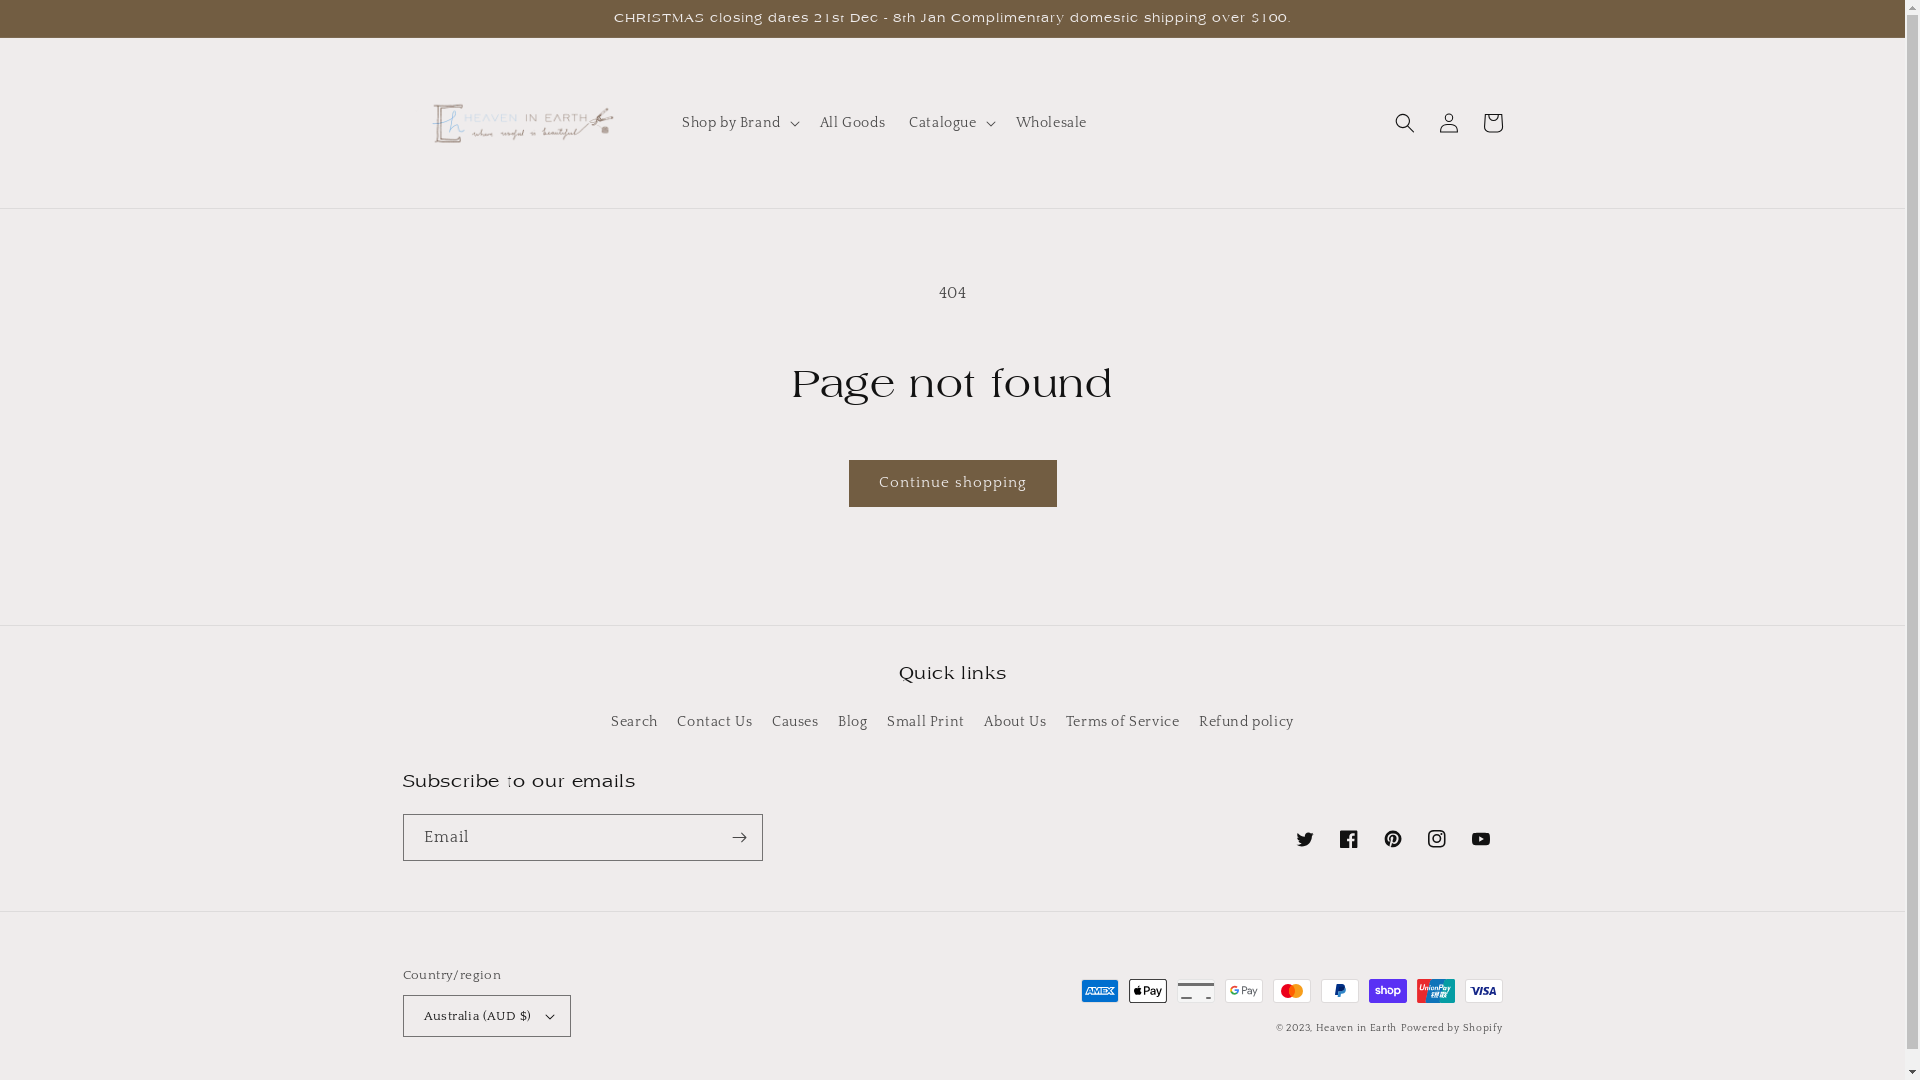 This screenshot has width=1920, height=1080. What do you see at coordinates (1325, 839) in the screenshot?
I see `'Facebook'` at bounding box center [1325, 839].